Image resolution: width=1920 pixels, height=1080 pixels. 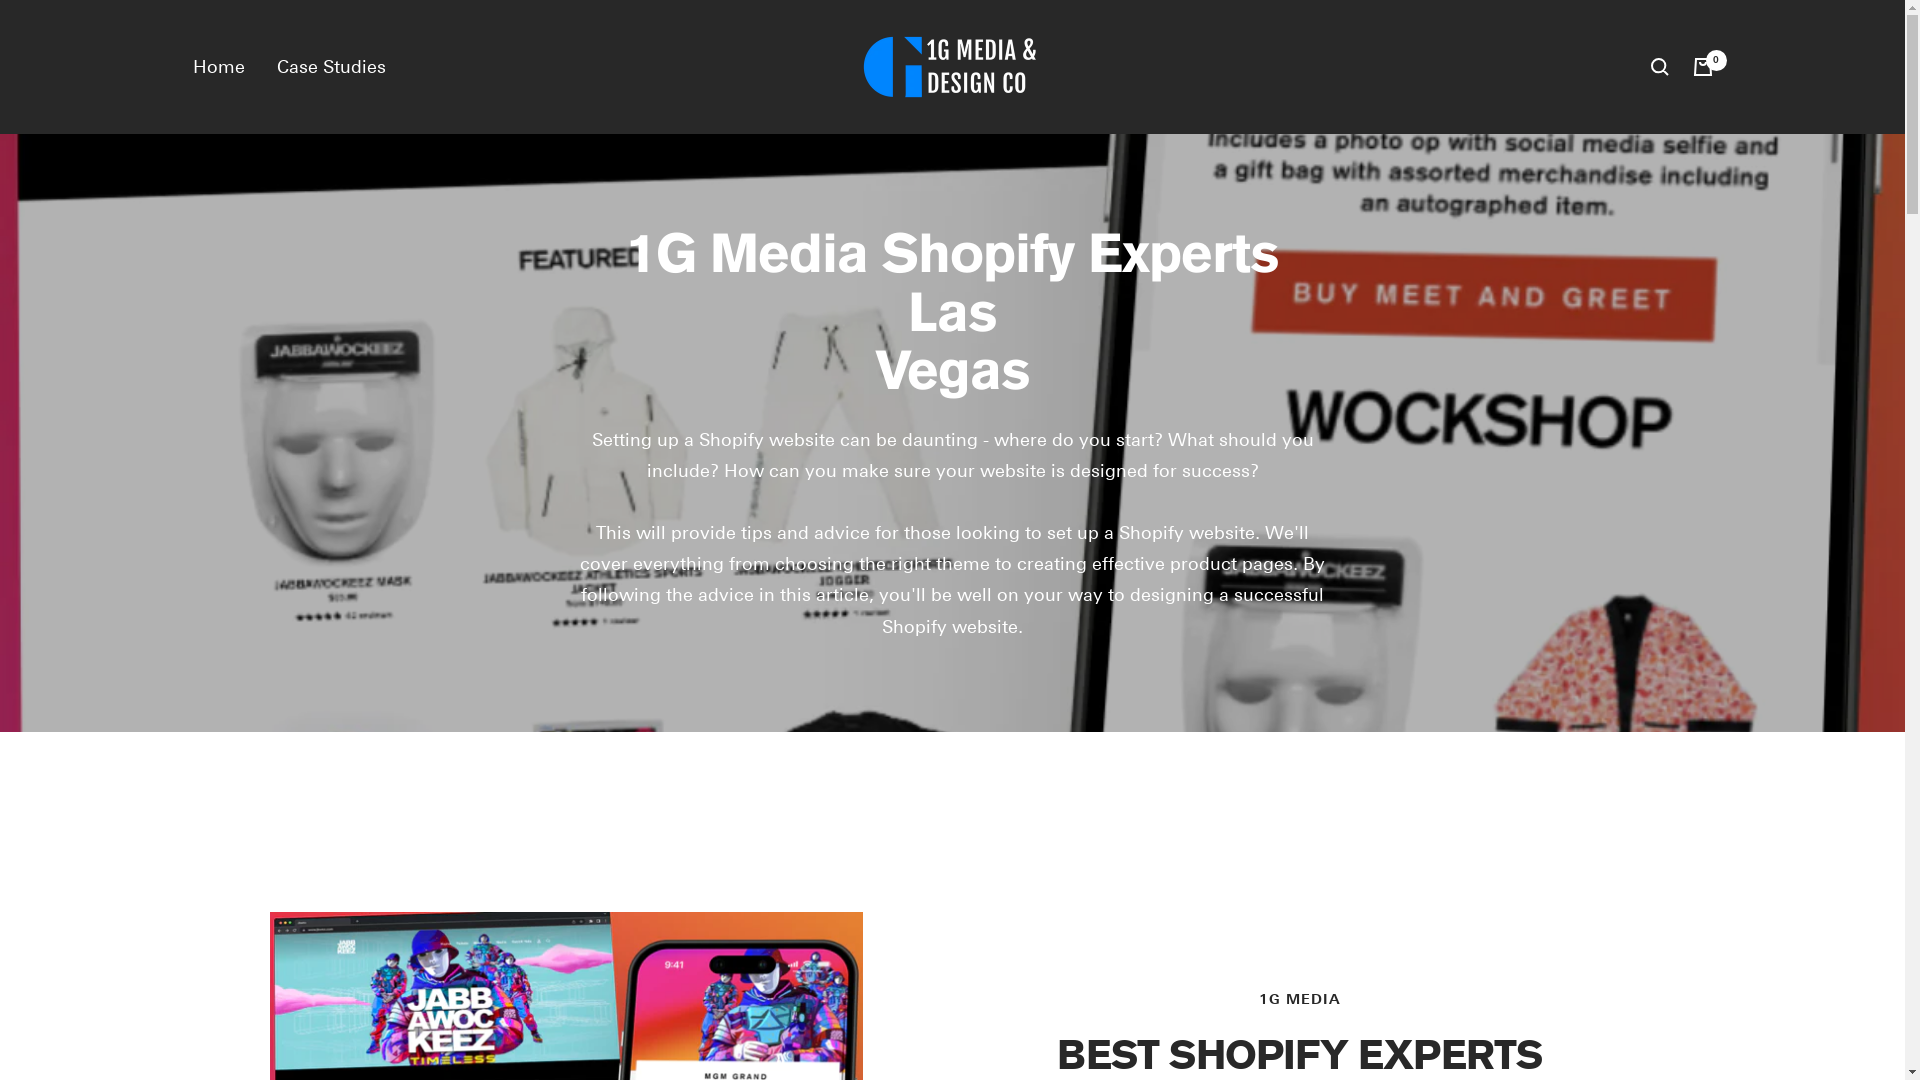 I want to click on 'Home', so click(x=217, y=65).